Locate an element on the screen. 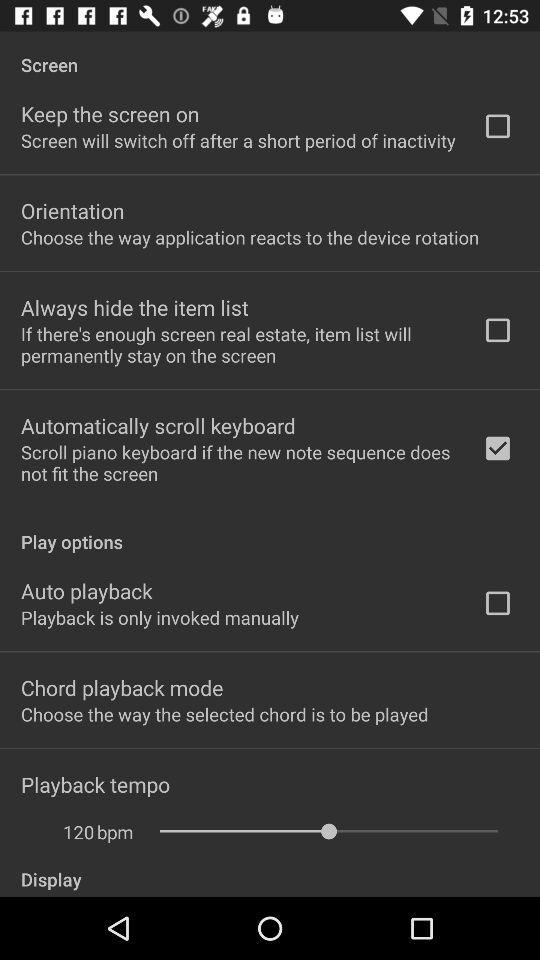  app above the display item is located at coordinates (115, 832).